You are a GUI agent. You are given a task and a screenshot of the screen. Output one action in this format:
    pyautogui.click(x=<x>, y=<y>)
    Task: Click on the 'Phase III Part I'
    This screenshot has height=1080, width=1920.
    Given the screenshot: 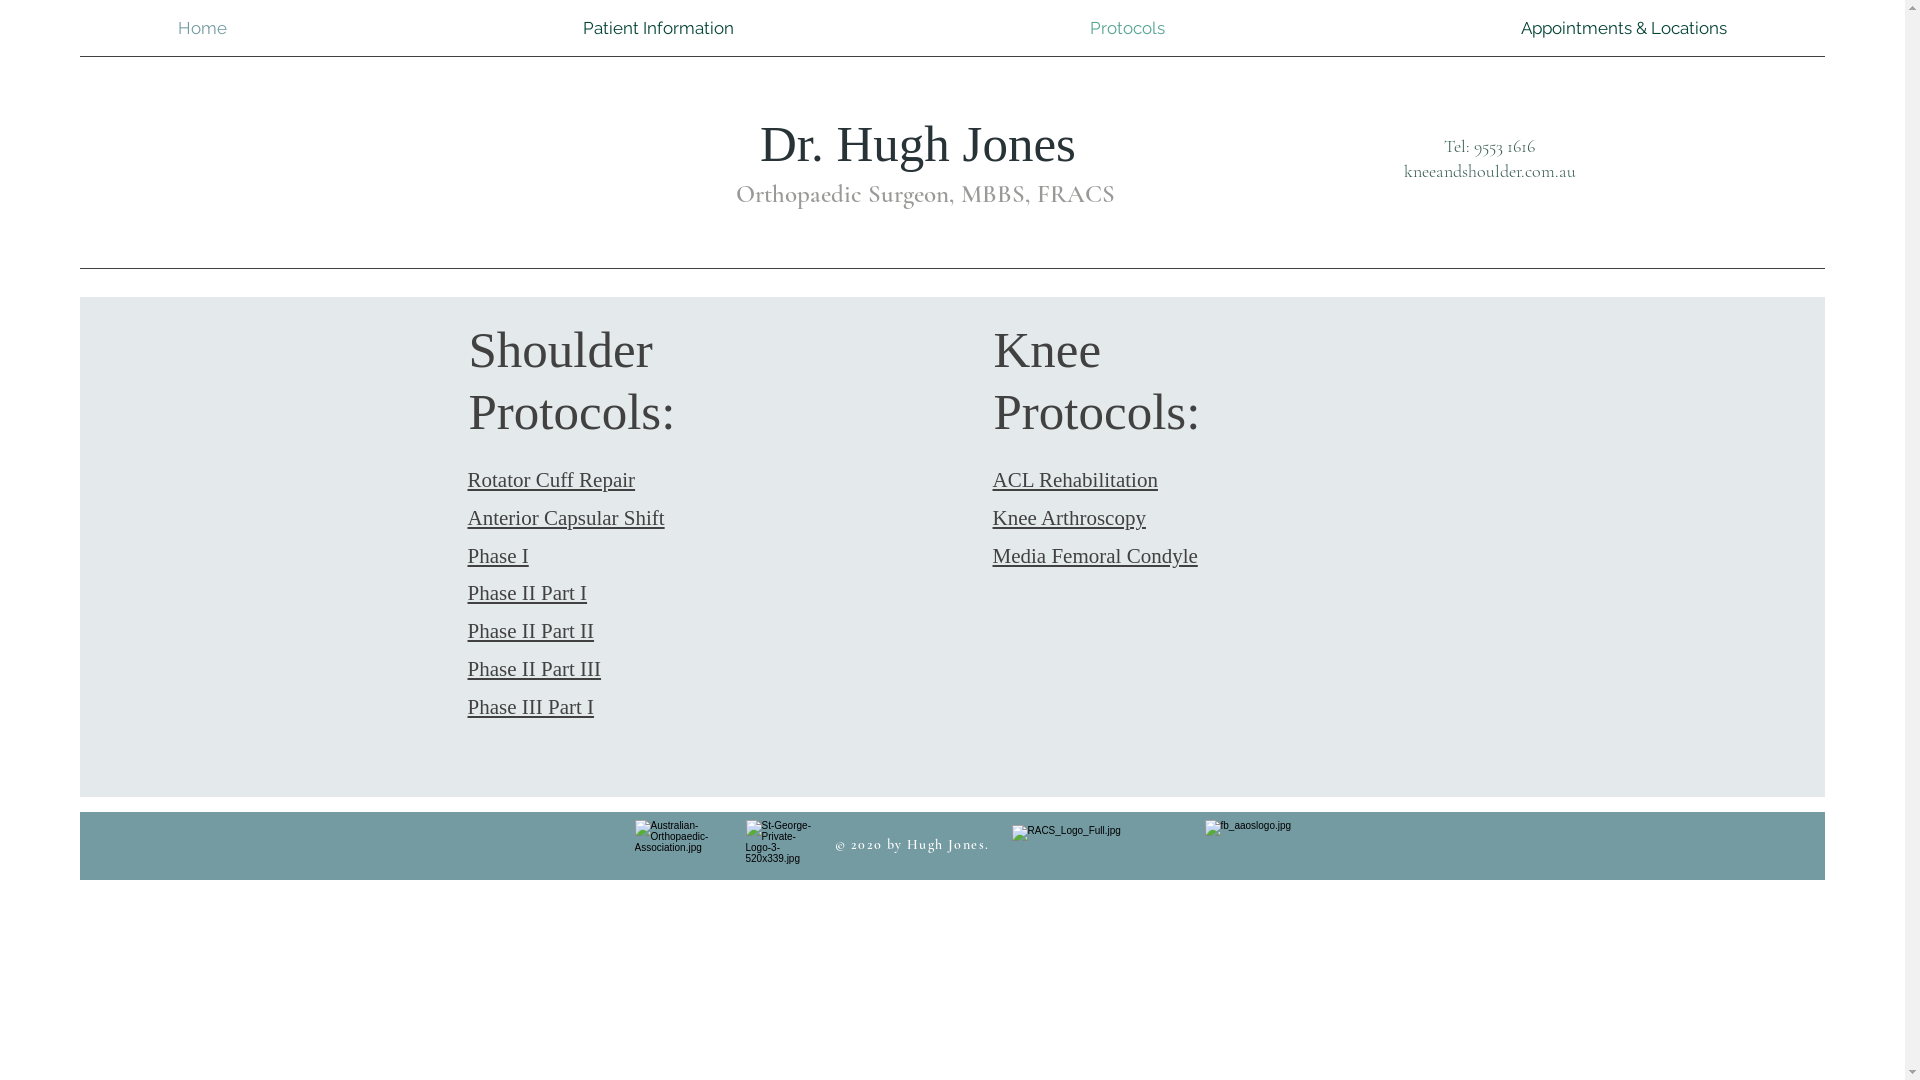 What is the action you would take?
    pyautogui.click(x=531, y=705)
    